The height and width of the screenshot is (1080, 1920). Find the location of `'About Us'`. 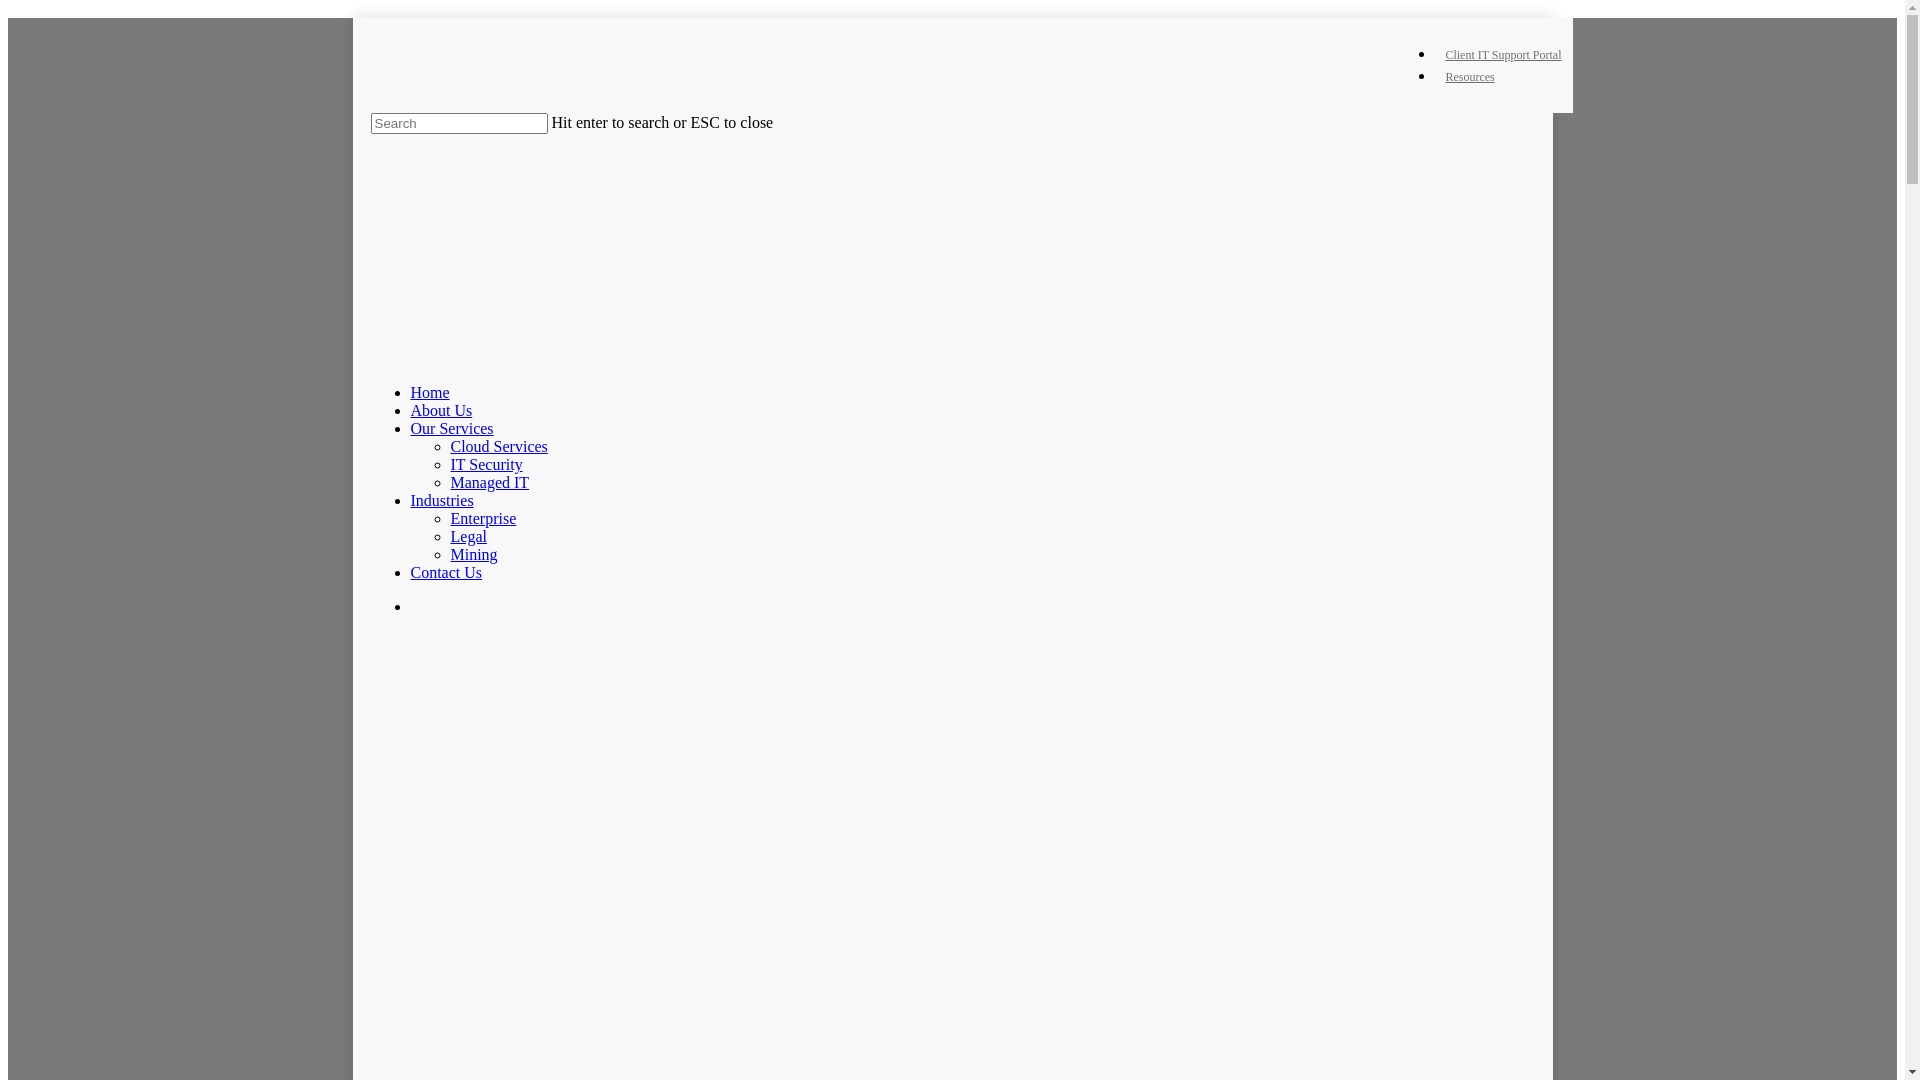

'About Us' is located at coordinates (440, 409).